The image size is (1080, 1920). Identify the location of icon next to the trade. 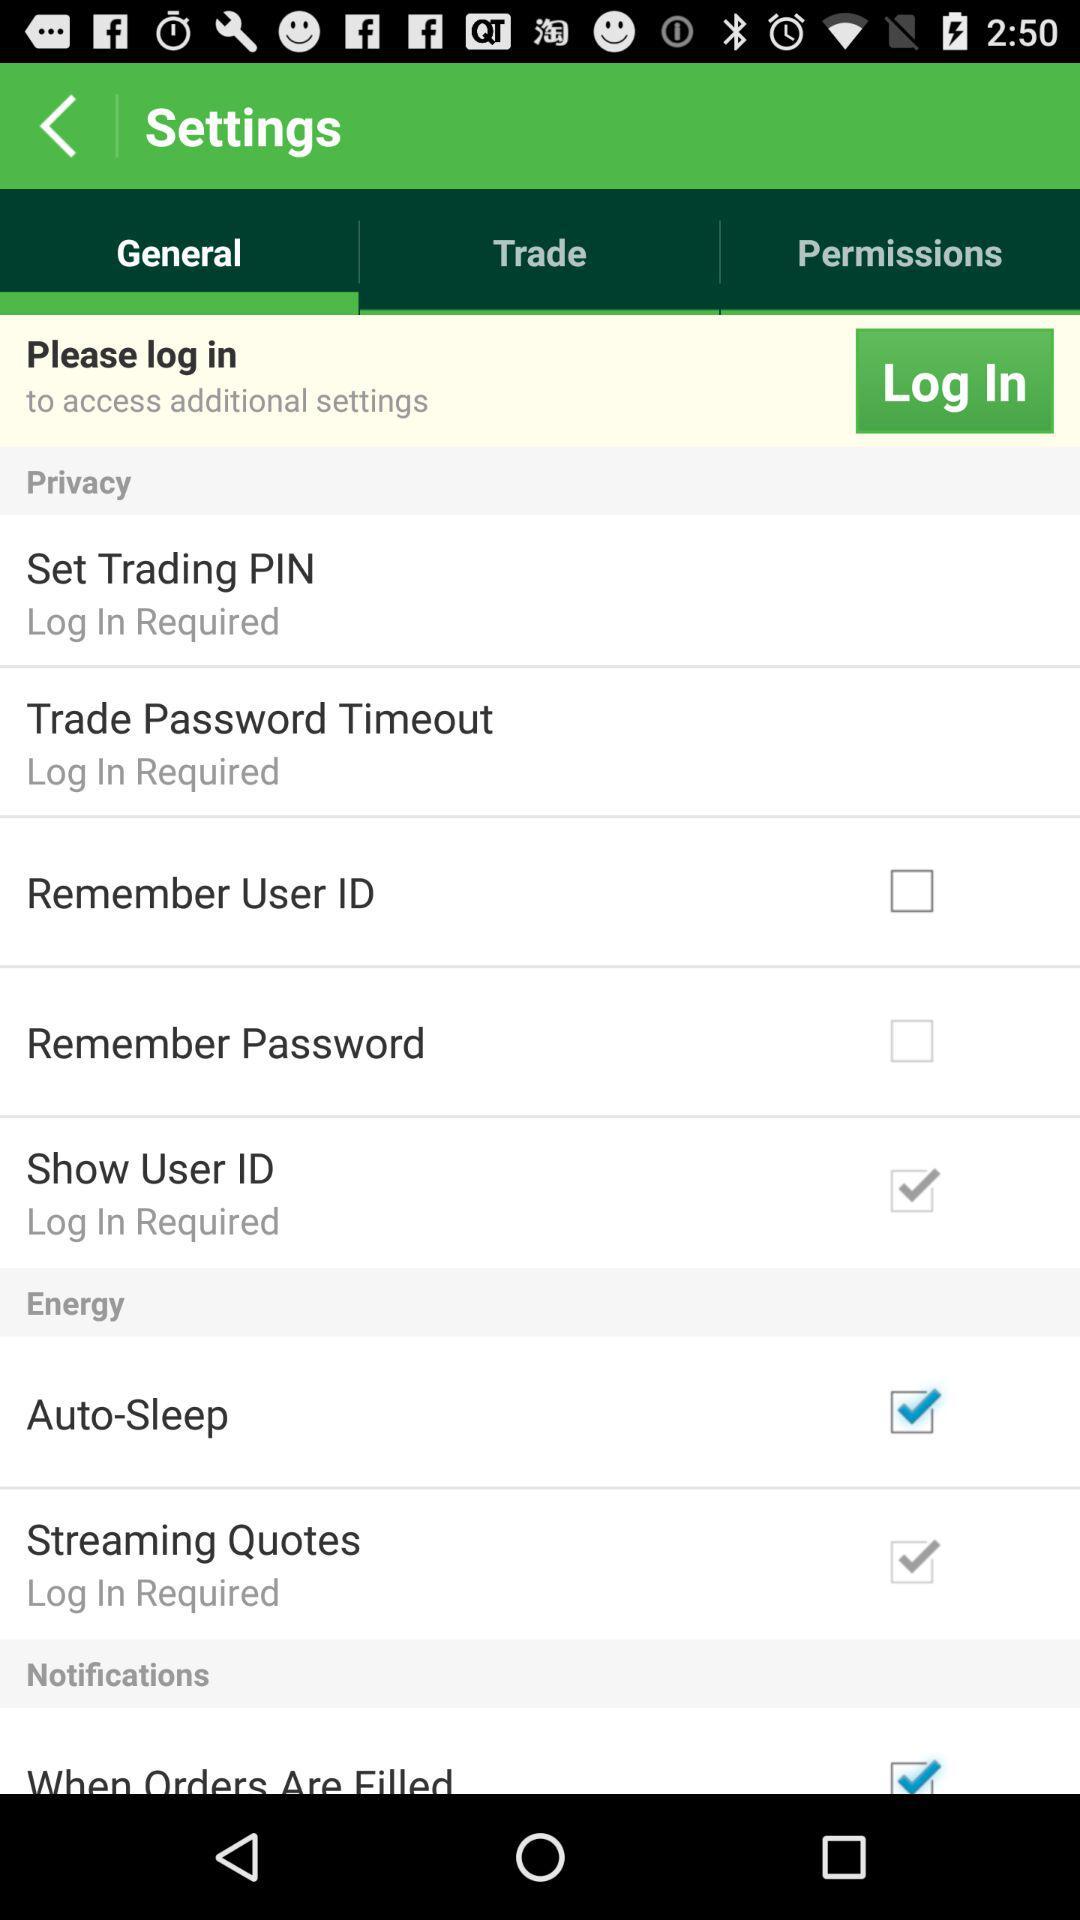
(900, 251).